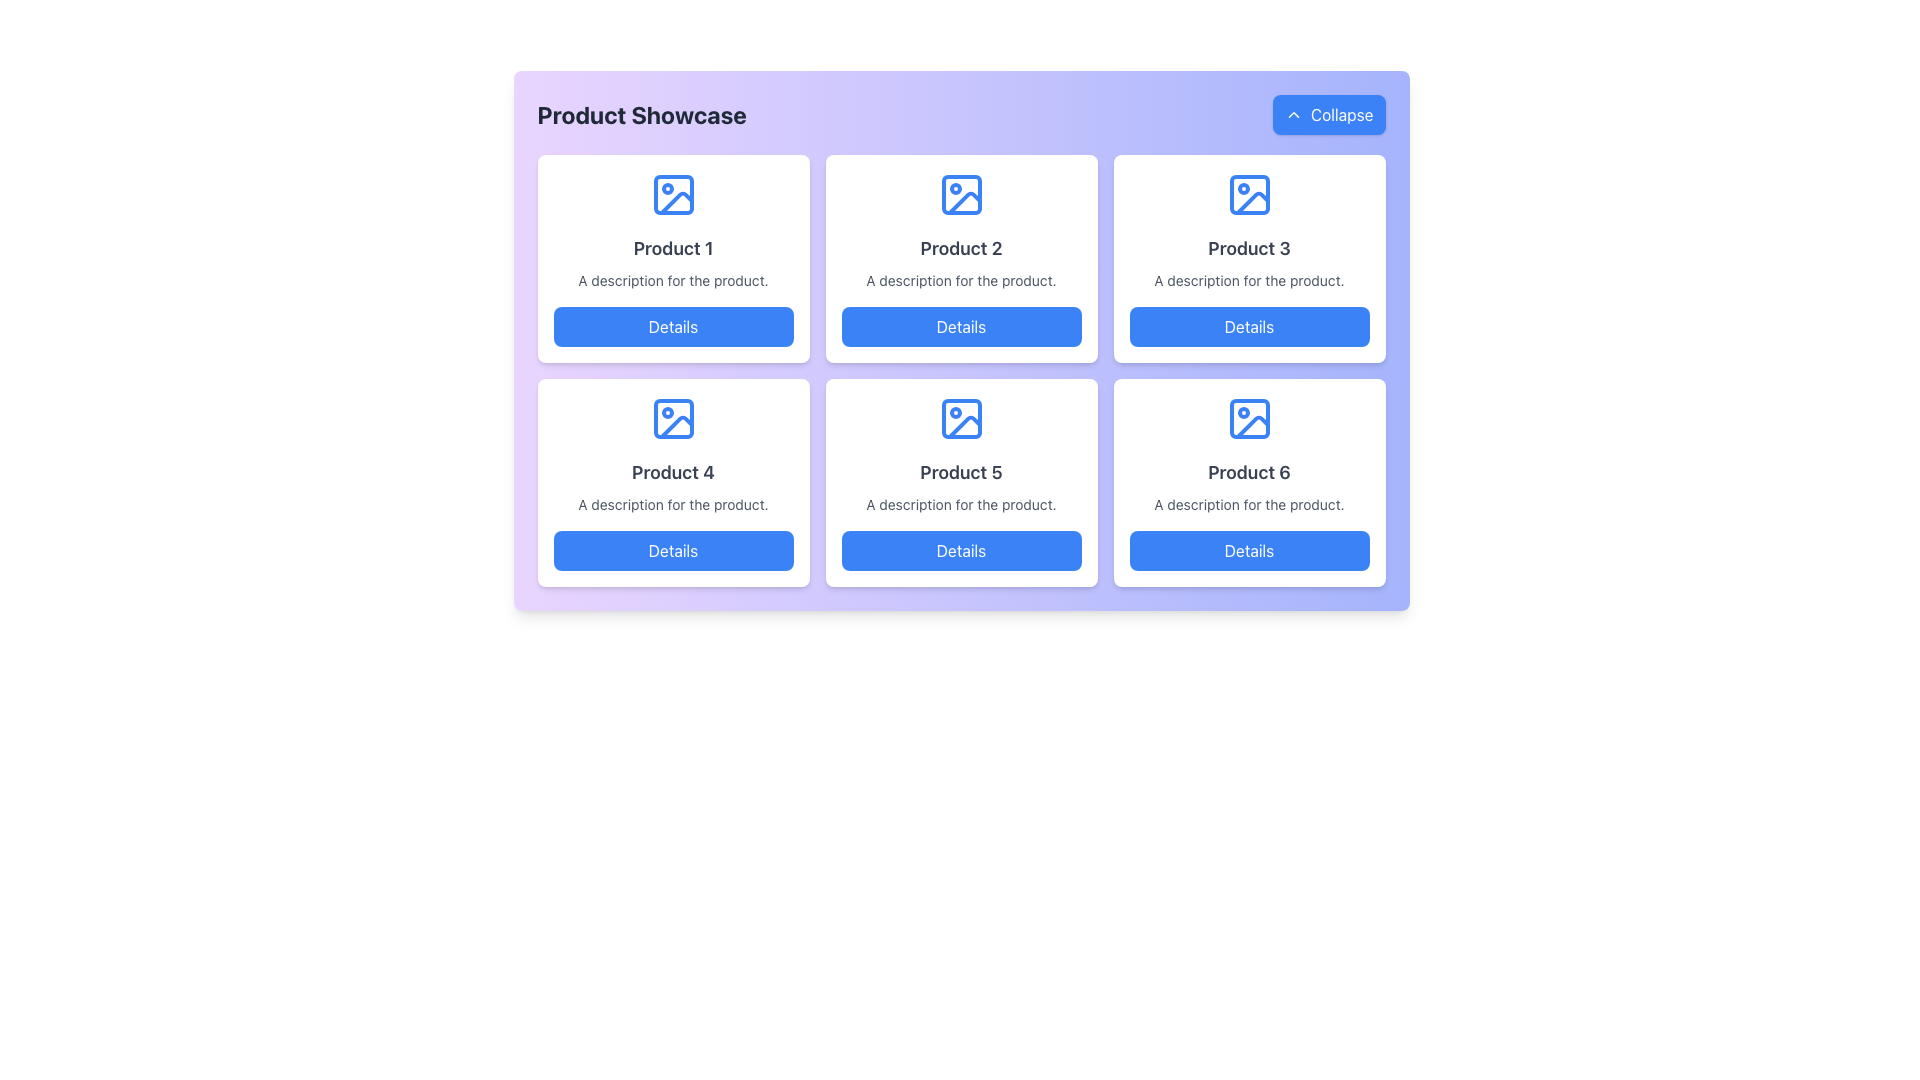  Describe the element at coordinates (673, 418) in the screenshot. I see `the icon representing an image in the 'Product 4' card, located above the title text 'Product 4'` at that location.